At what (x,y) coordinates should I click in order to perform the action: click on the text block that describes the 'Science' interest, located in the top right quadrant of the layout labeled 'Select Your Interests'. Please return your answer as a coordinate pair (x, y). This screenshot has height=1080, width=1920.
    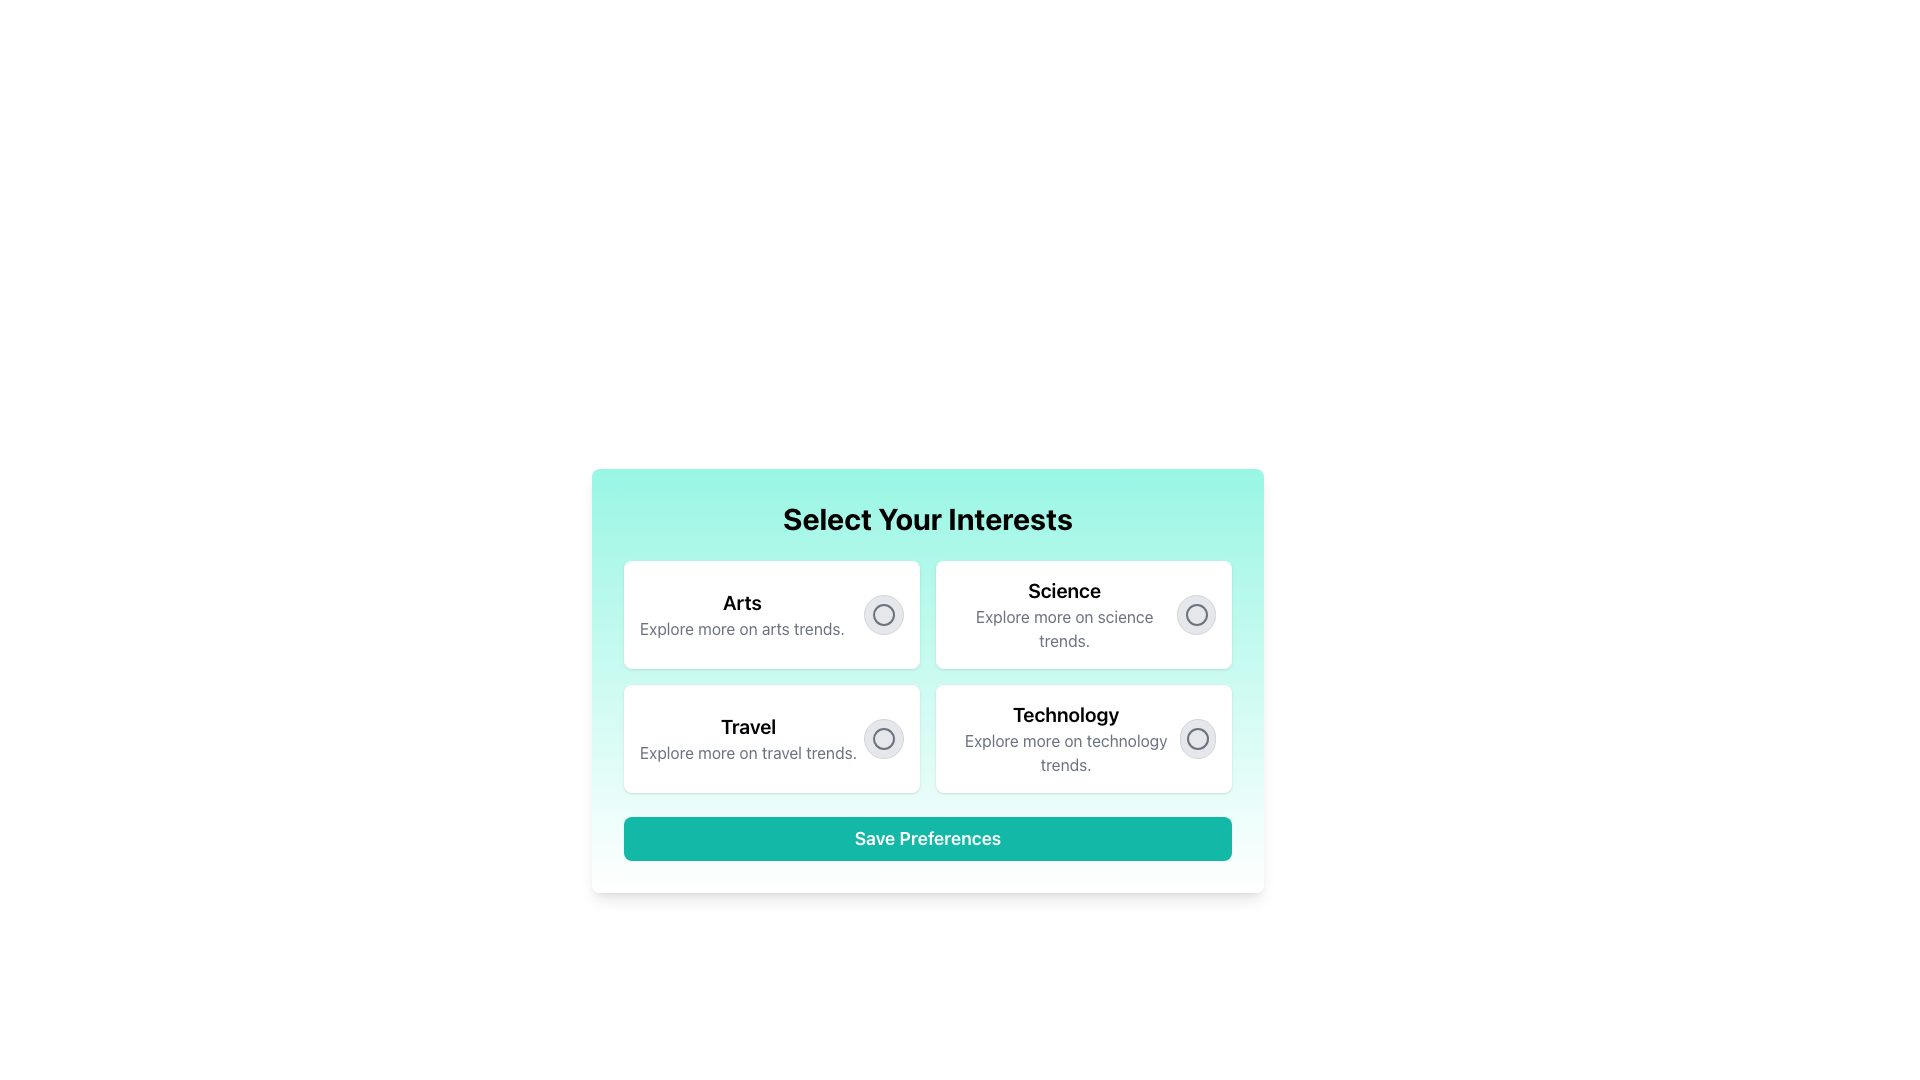
    Looking at the image, I should click on (1063, 613).